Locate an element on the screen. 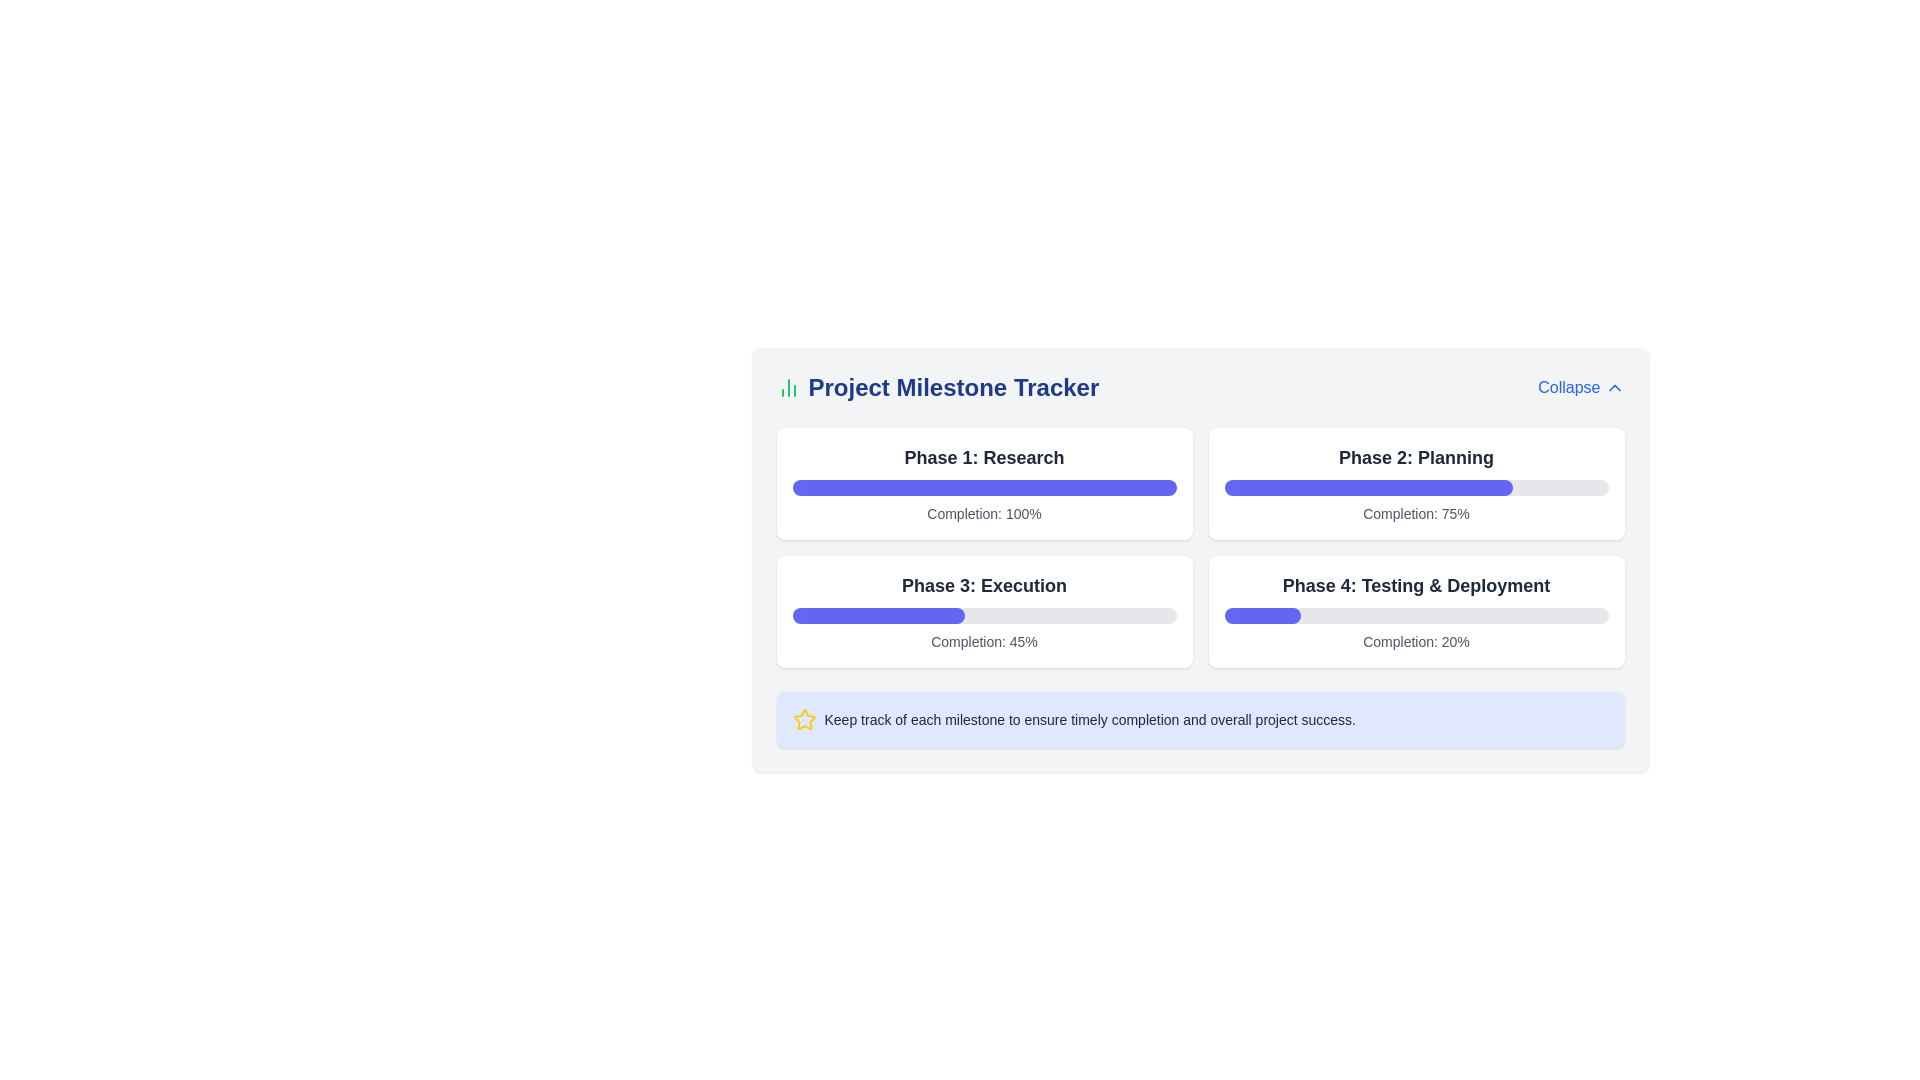  progress information from the Information card displaying the status of 'Phase 4: Testing & Deployment', located in the bottom-right quadrant of the milestone tracker interface is located at coordinates (1415, 611).